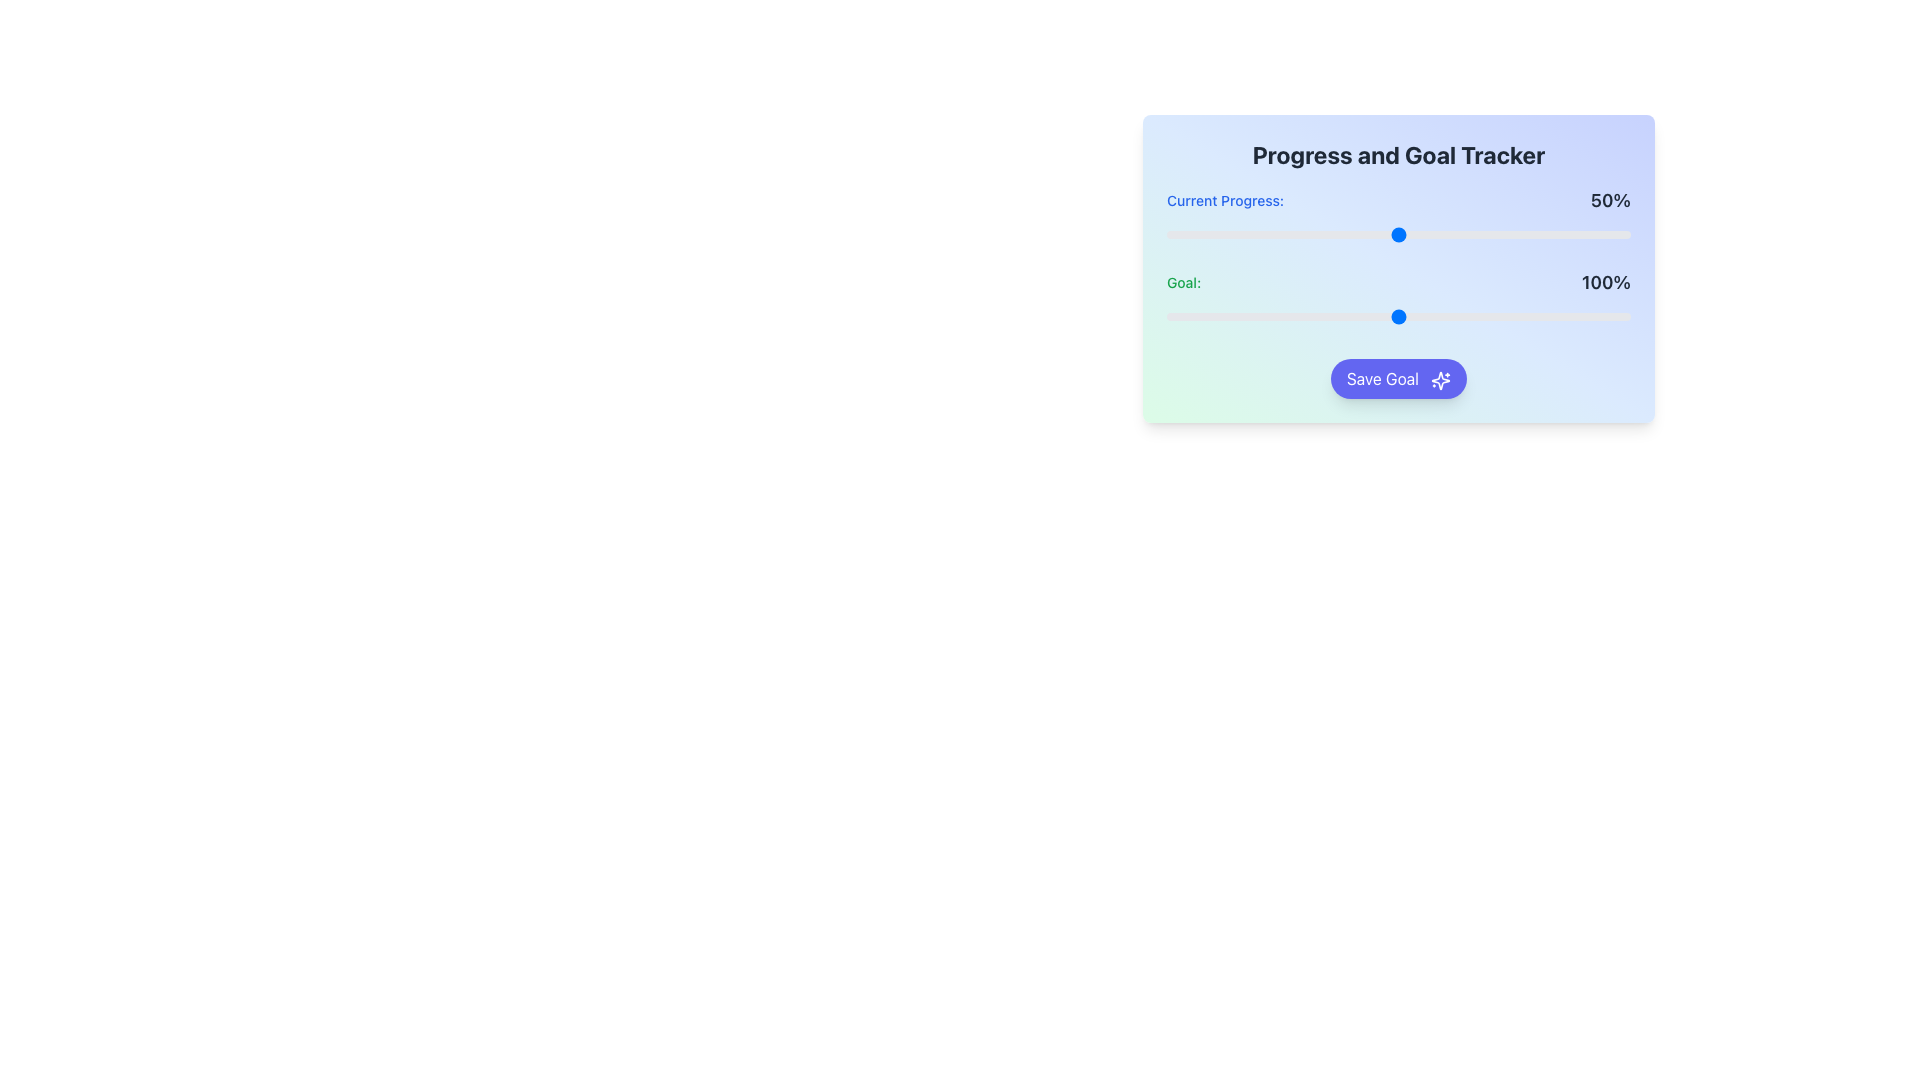  What do you see at coordinates (1610, 200) in the screenshot?
I see `the bold text label displaying '50%' in black color, positioned in the top-right corner of the 'Progress and Goal Tracker' section` at bounding box center [1610, 200].